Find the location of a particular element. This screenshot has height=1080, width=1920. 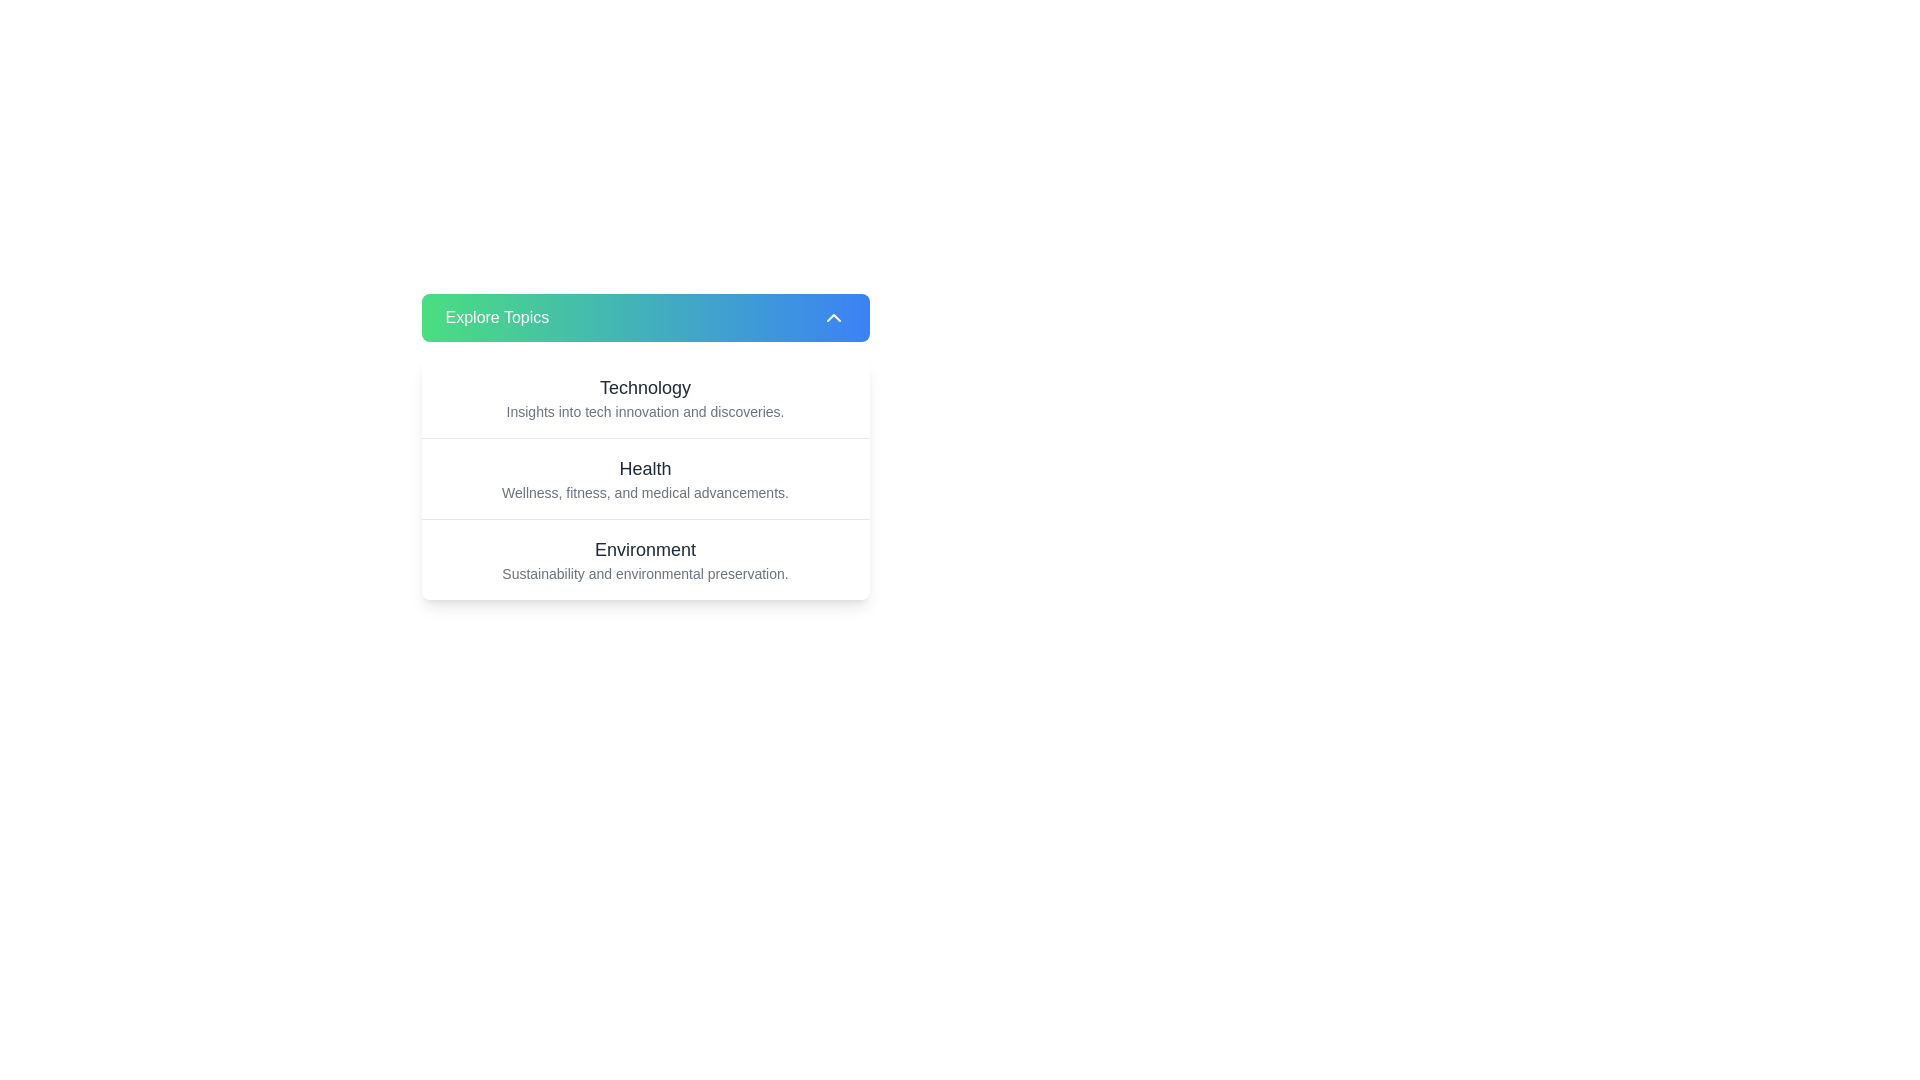

the Text Label that provides a descriptive summary related to the category 'Health', which is centered below the header text 'Health' is located at coordinates (645, 493).